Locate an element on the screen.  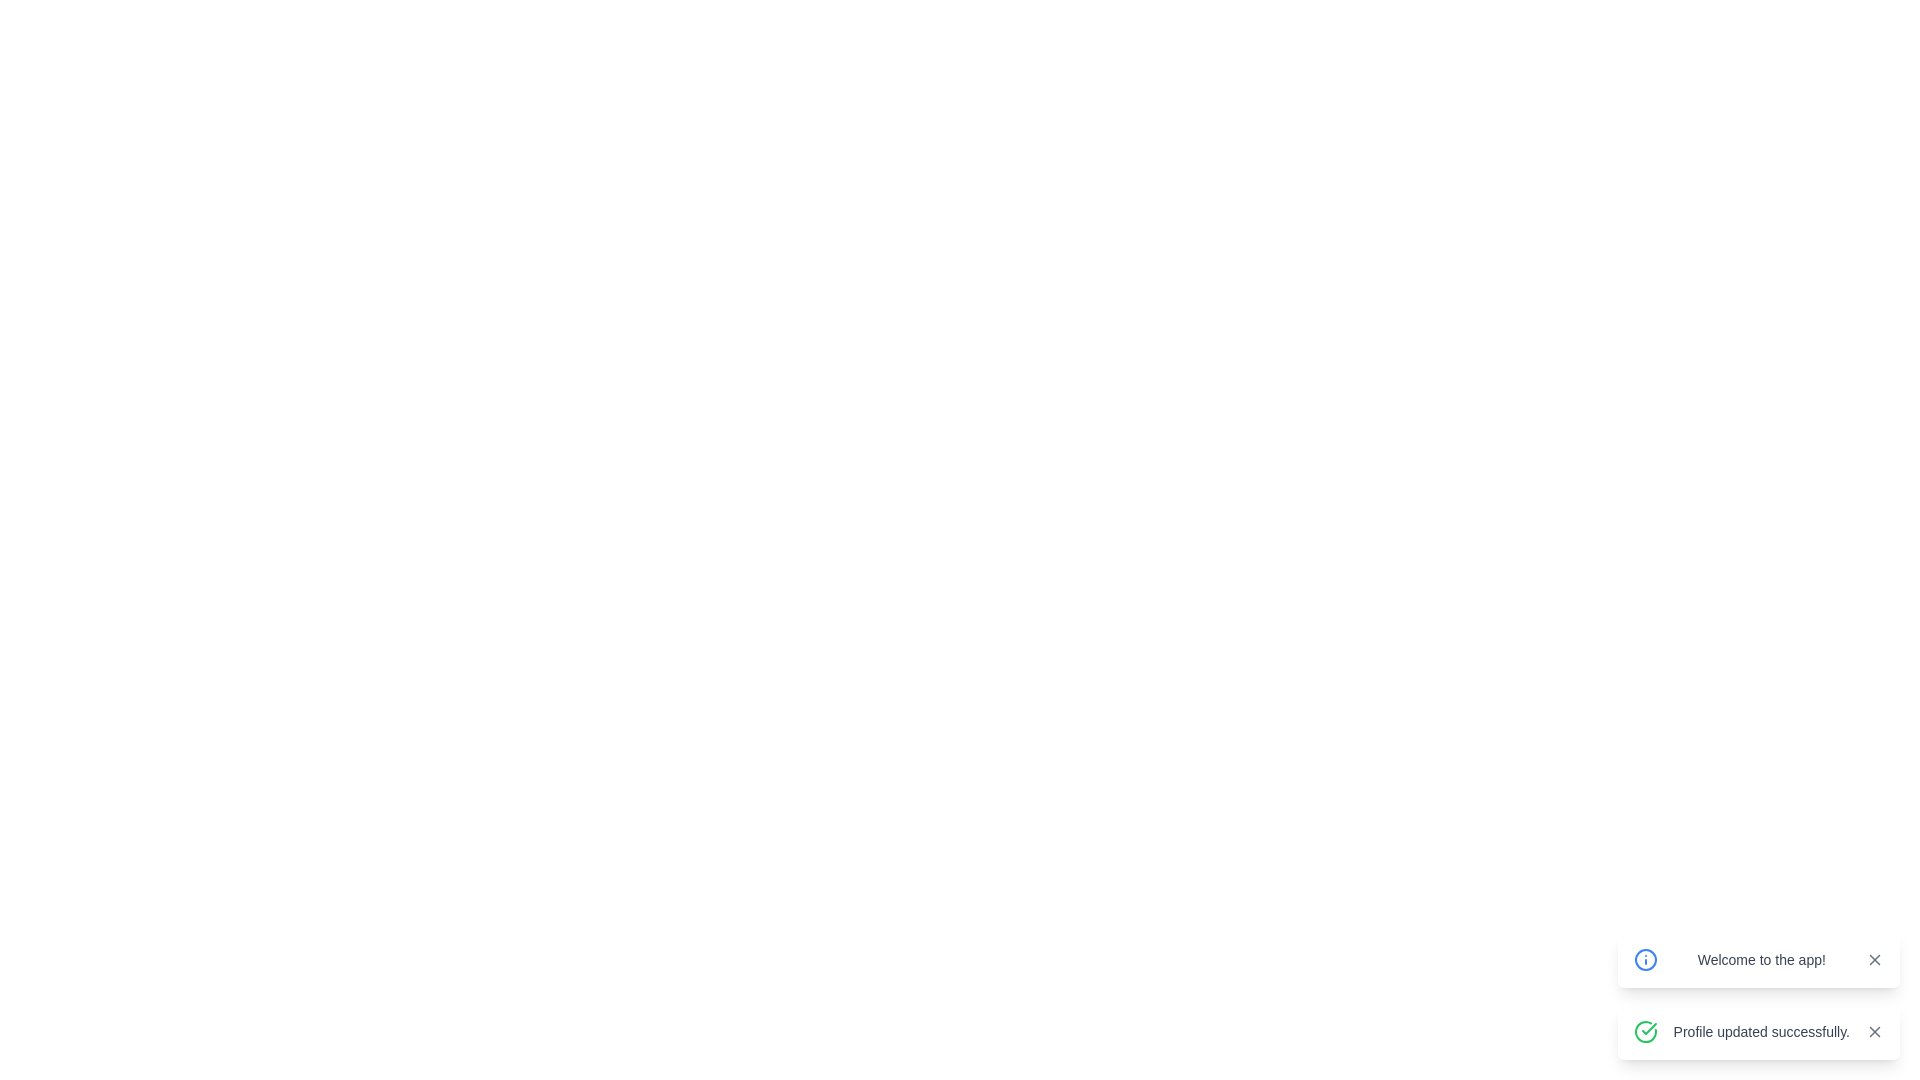
the top-right diagonal stroke of the 'X' symbol in the dismiss button of the notification box is located at coordinates (1874, 1032).